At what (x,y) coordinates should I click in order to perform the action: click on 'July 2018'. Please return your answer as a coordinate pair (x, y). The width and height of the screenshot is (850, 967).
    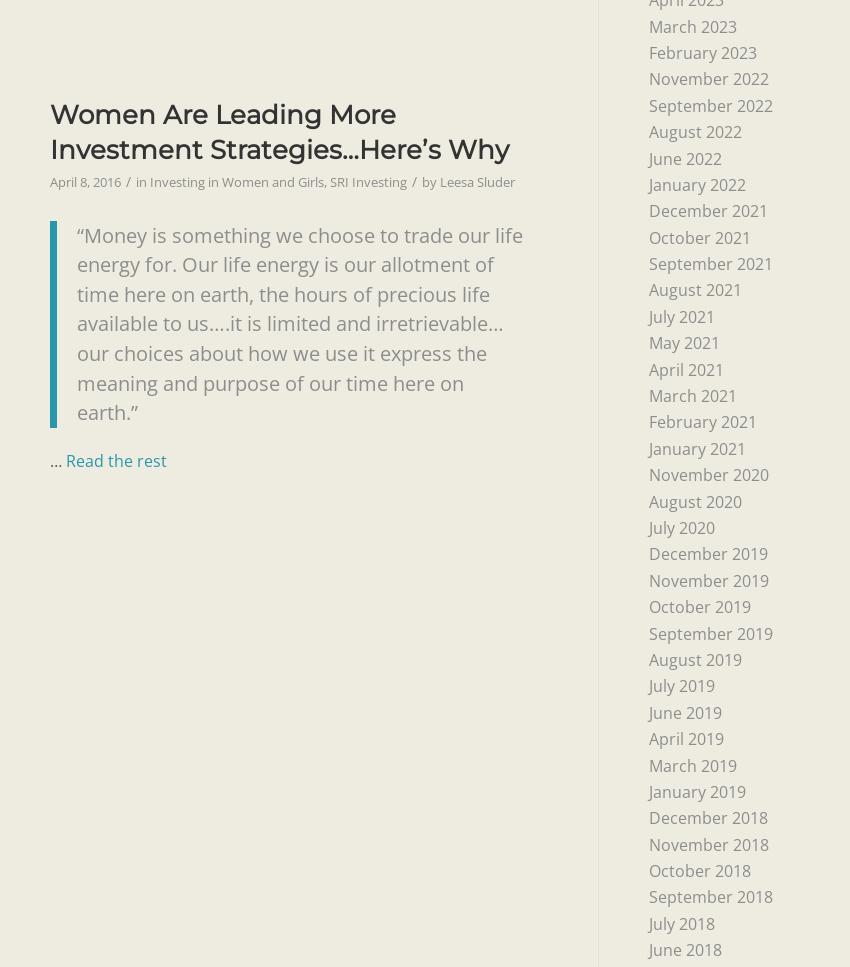
    Looking at the image, I should click on (680, 923).